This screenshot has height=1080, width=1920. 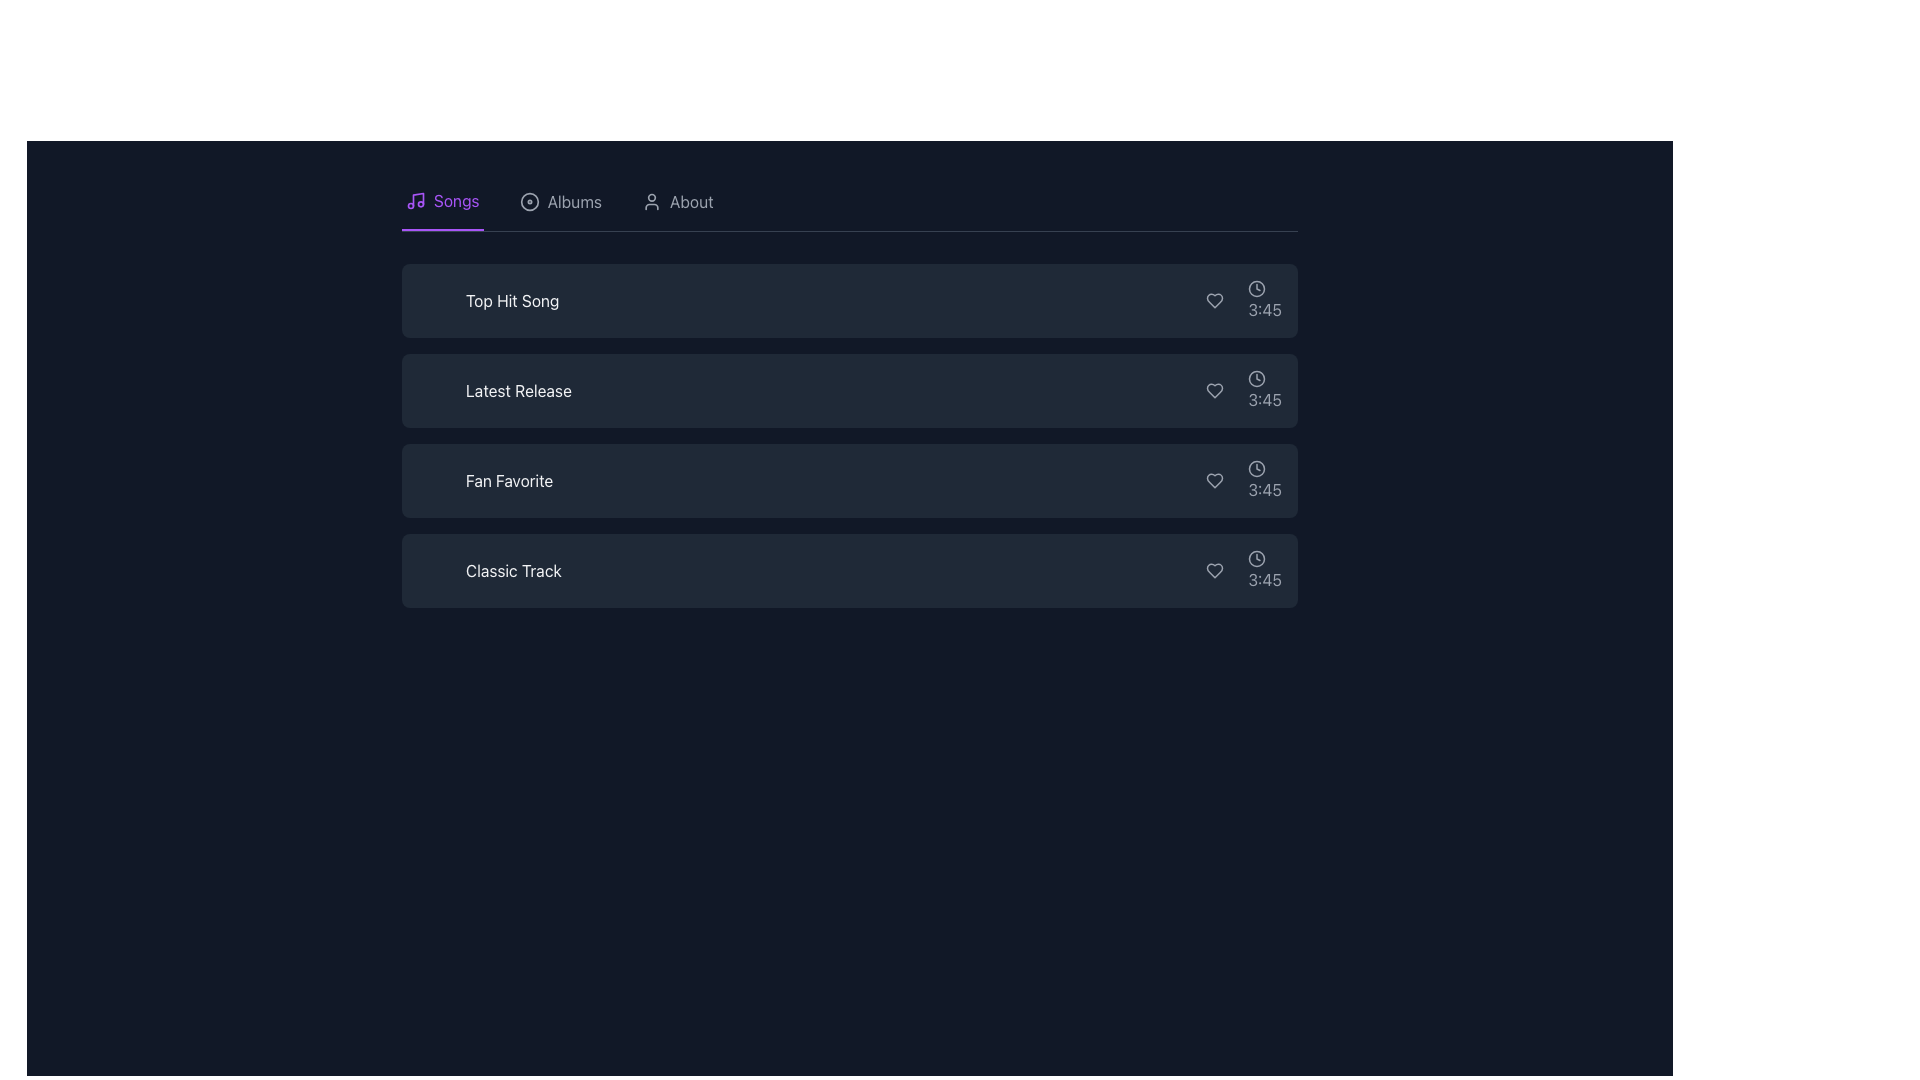 What do you see at coordinates (488, 300) in the screenshot?
I see `text content of the first label in the list of song entries, which serves as the title for the respective song entry` at bounding box center [488, 300].